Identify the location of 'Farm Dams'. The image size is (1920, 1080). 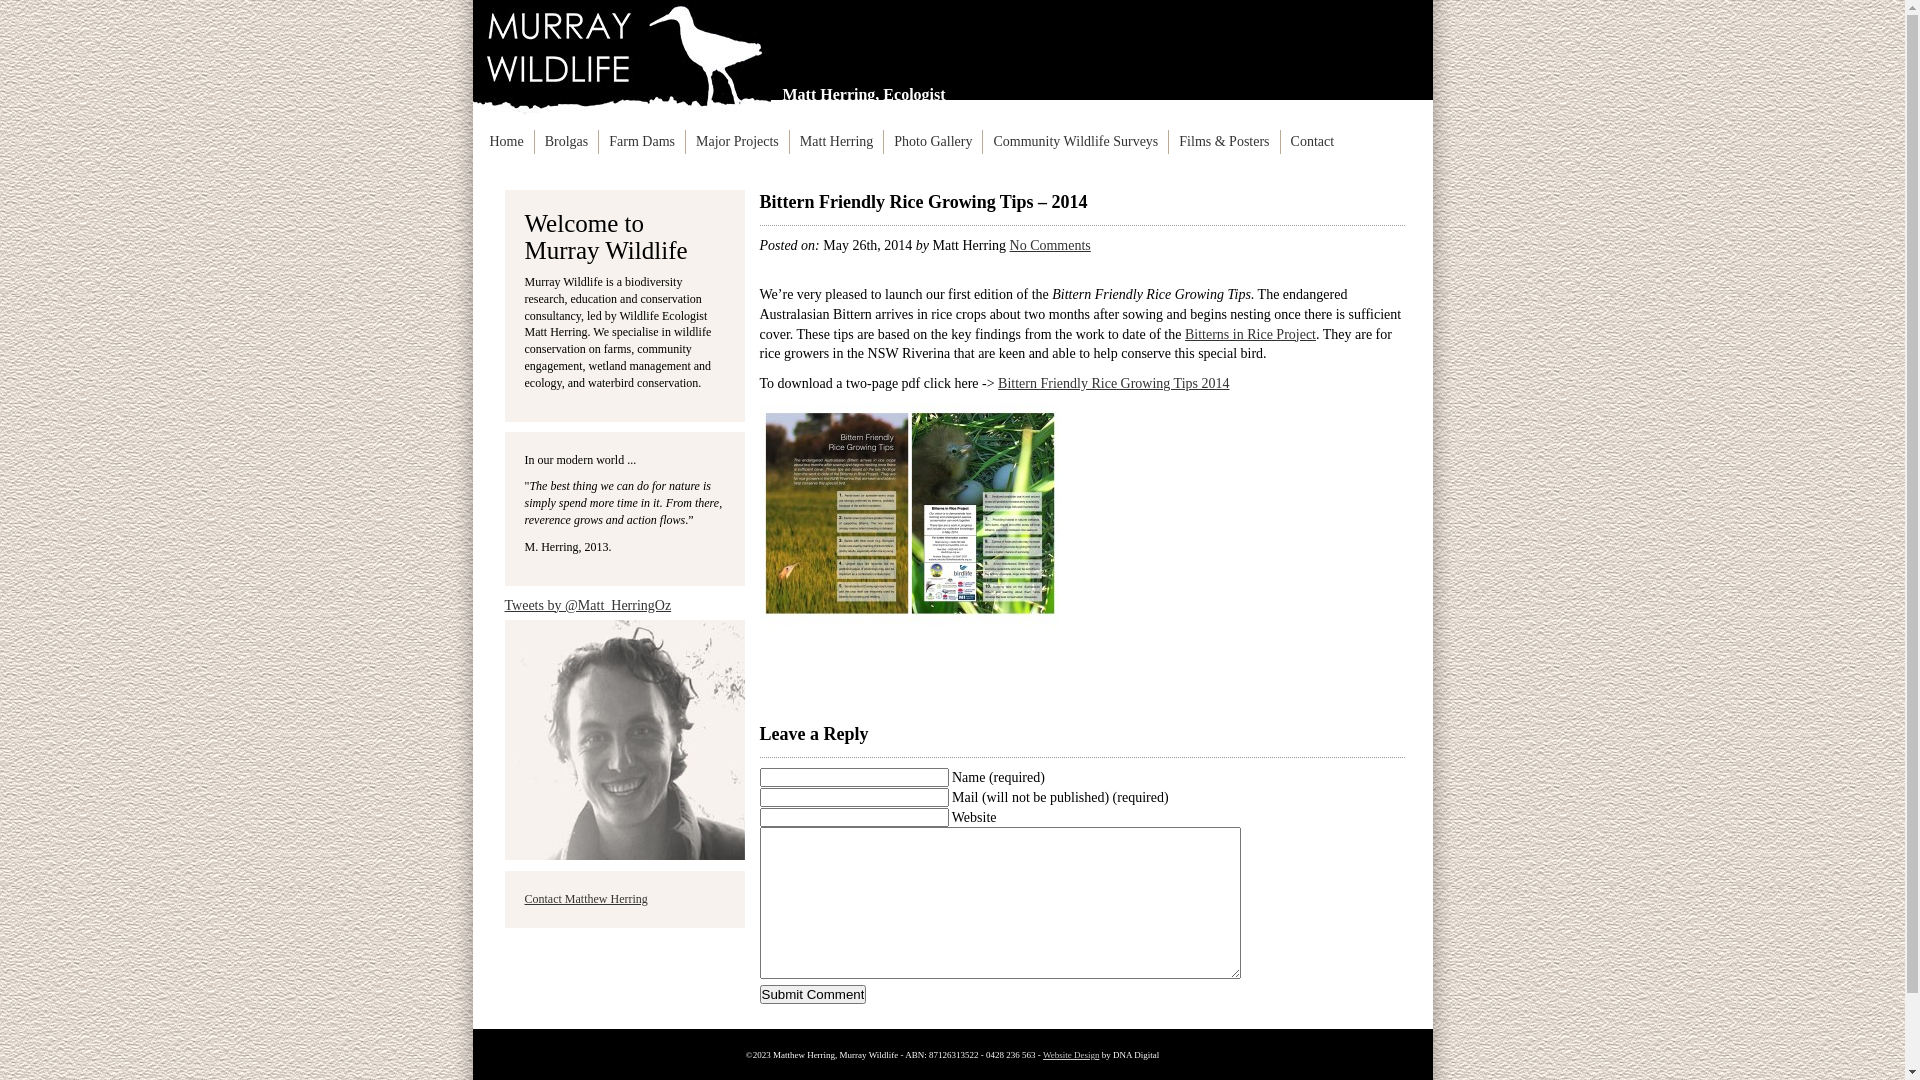
(598, 141).